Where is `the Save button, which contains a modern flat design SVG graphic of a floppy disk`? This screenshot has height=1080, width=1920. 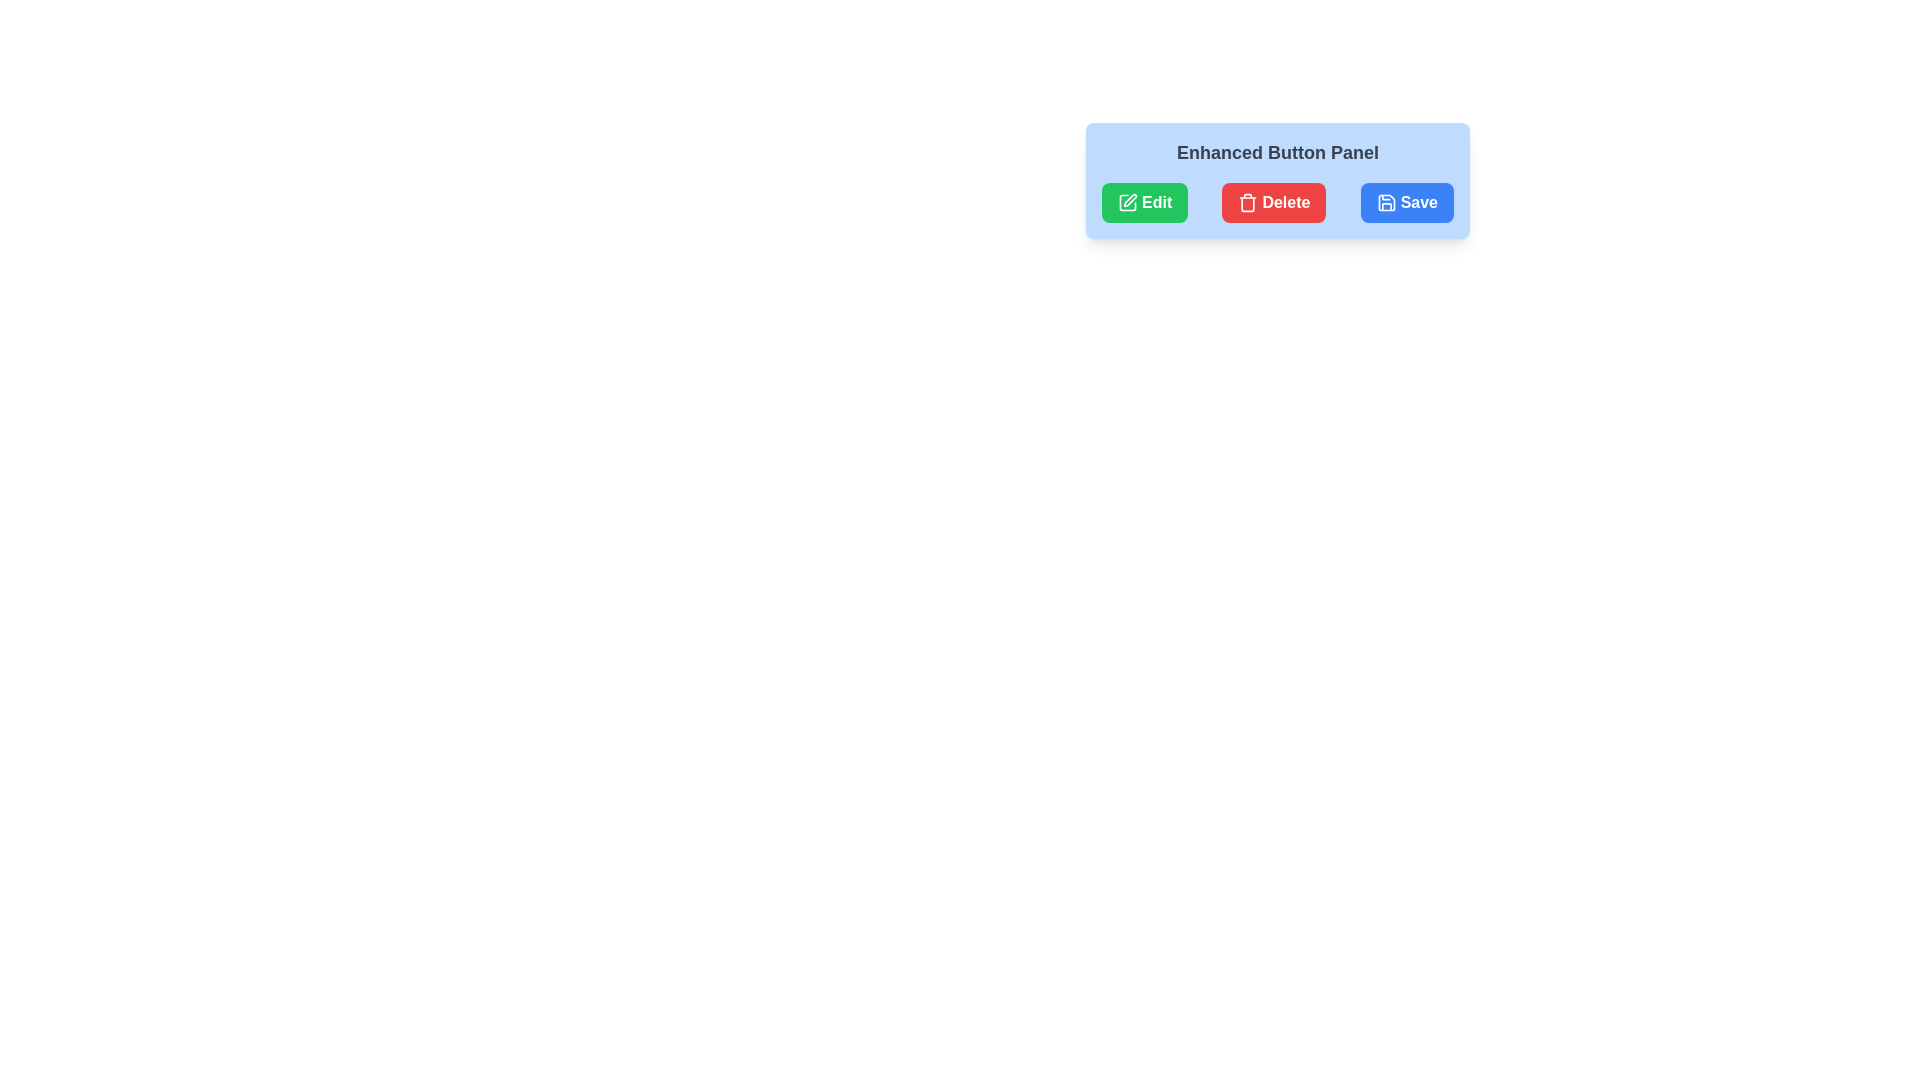
the Save button, which contains a modern flat design SVG graphic of a floppy disk is located at coordinates (1385, 203).